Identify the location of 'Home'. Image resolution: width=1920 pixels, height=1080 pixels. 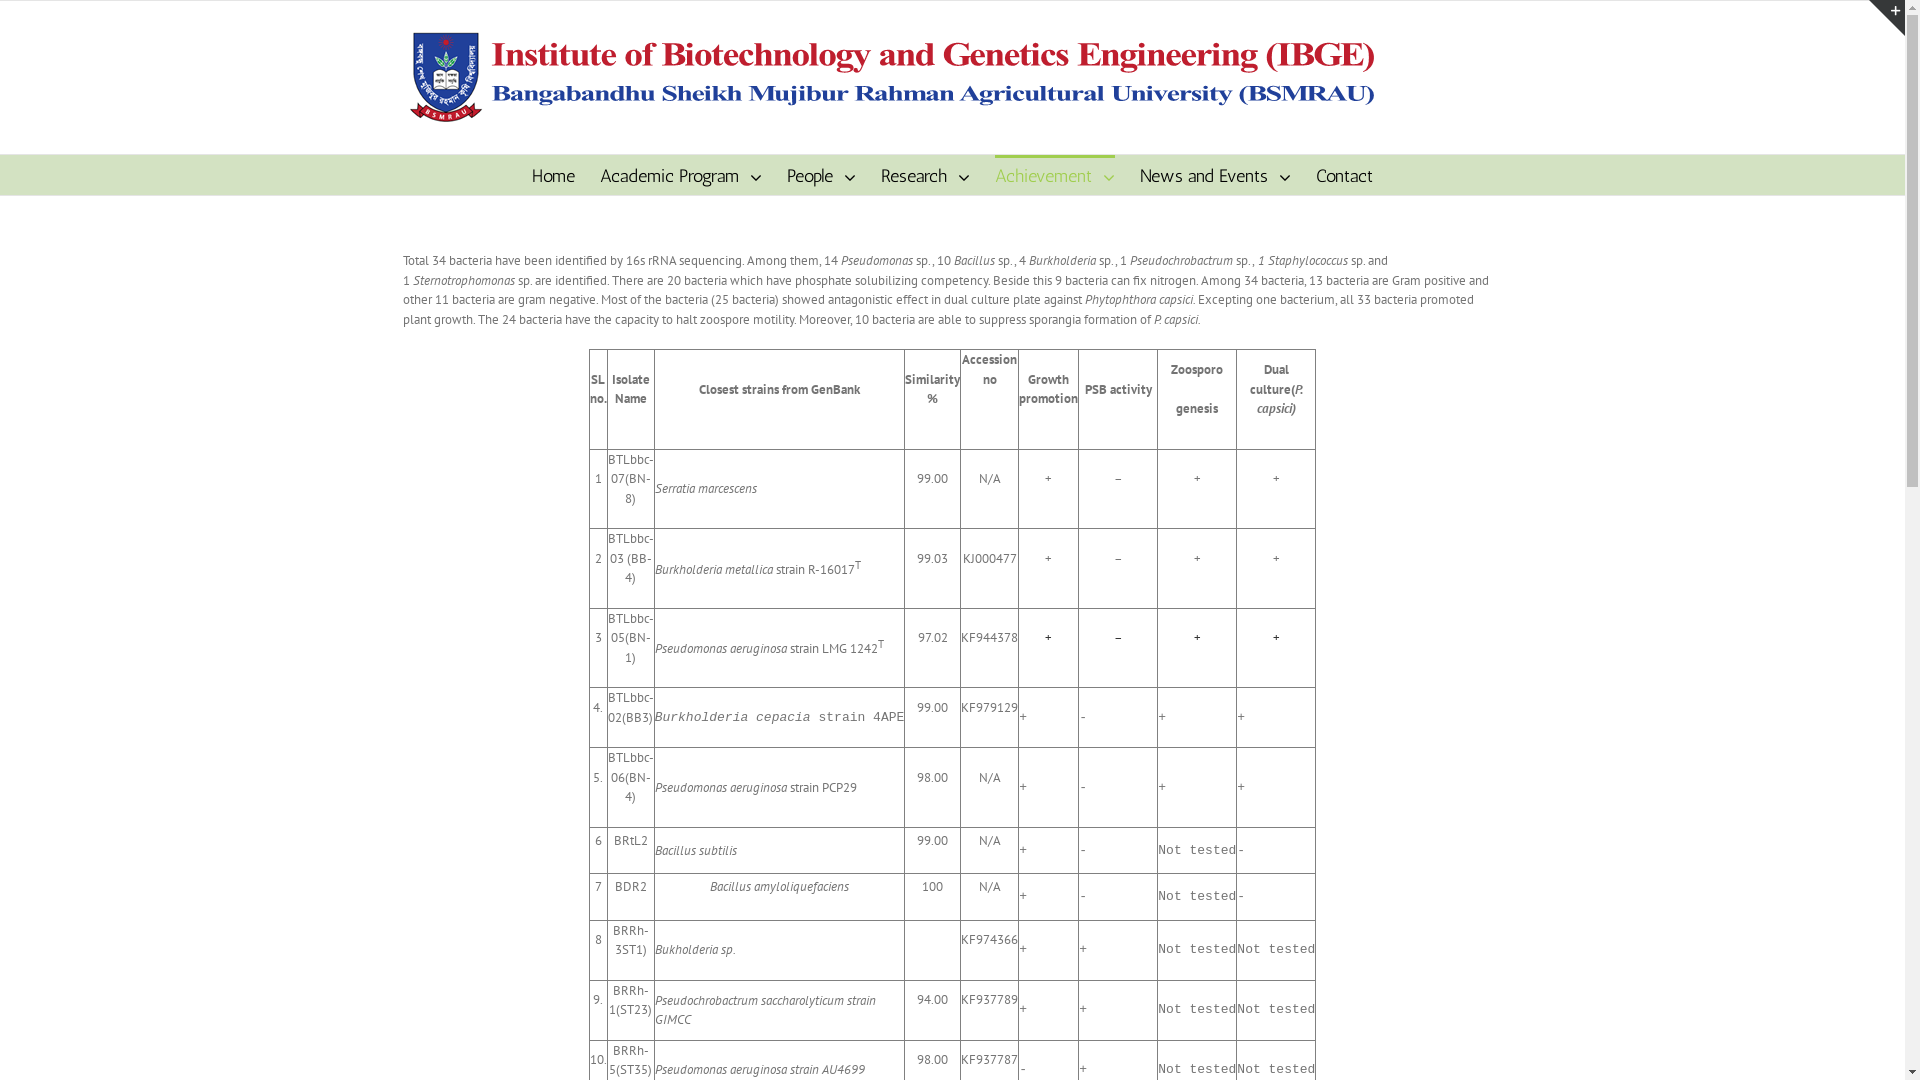
(553, 173).